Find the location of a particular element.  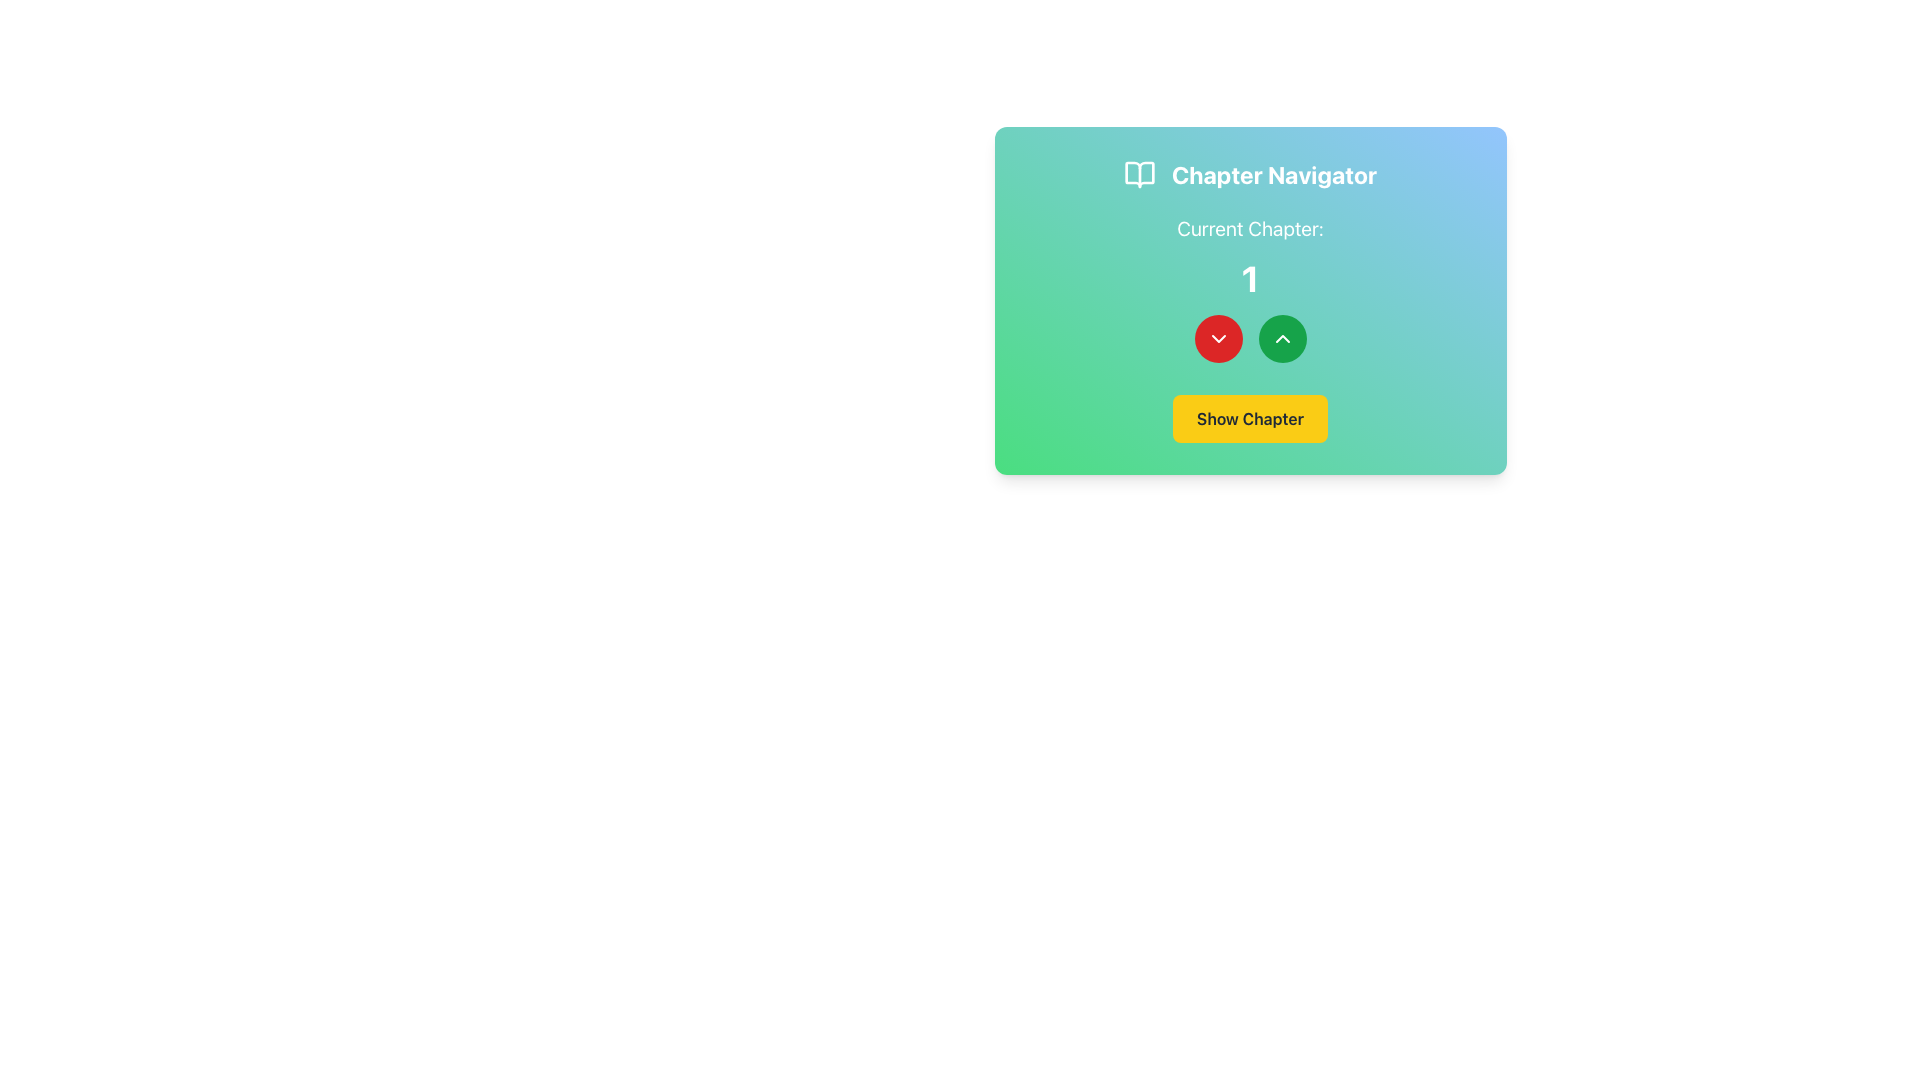

the bold text label displaying 'Chapter Navigator' located in the top central area of the card interface is located at coordinates (1273, 173).